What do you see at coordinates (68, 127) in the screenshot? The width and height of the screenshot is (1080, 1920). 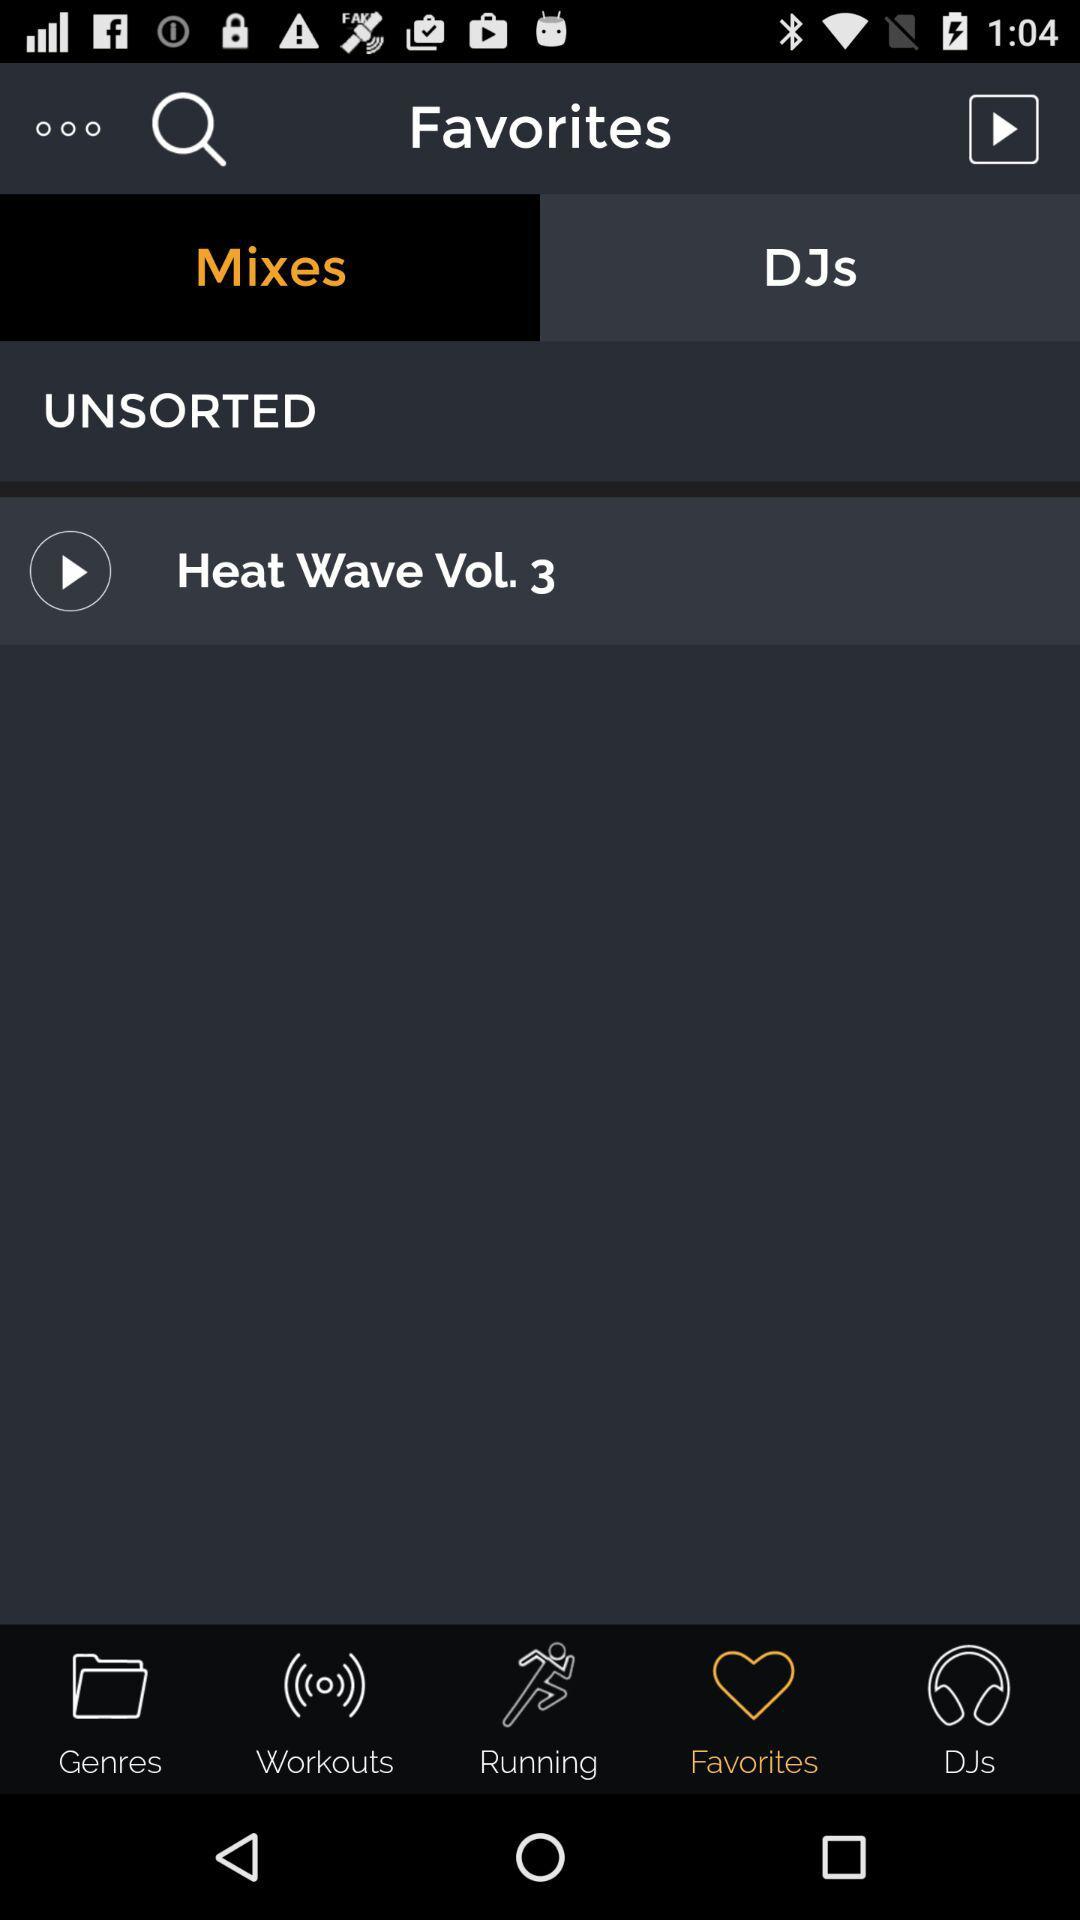 I see `more options` at bounding box center [68, 127].